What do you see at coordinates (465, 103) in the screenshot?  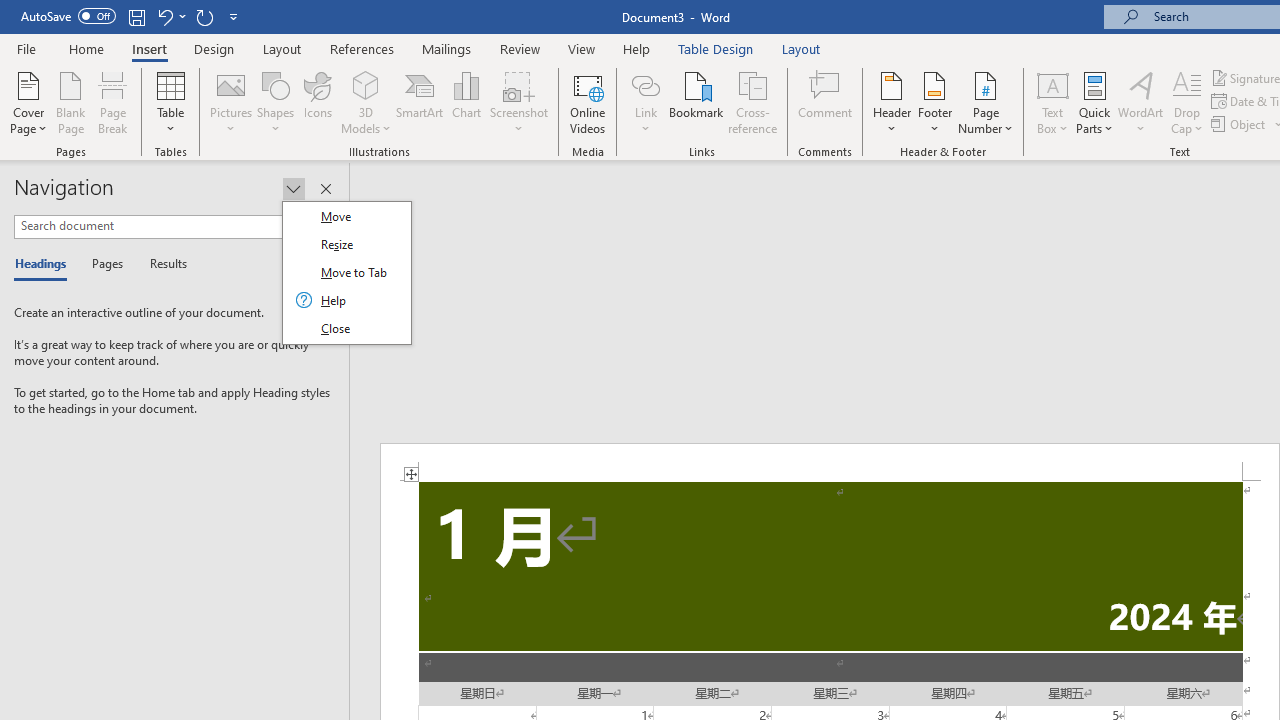 I see `'Chart...'` at bounding box center [465, 103].